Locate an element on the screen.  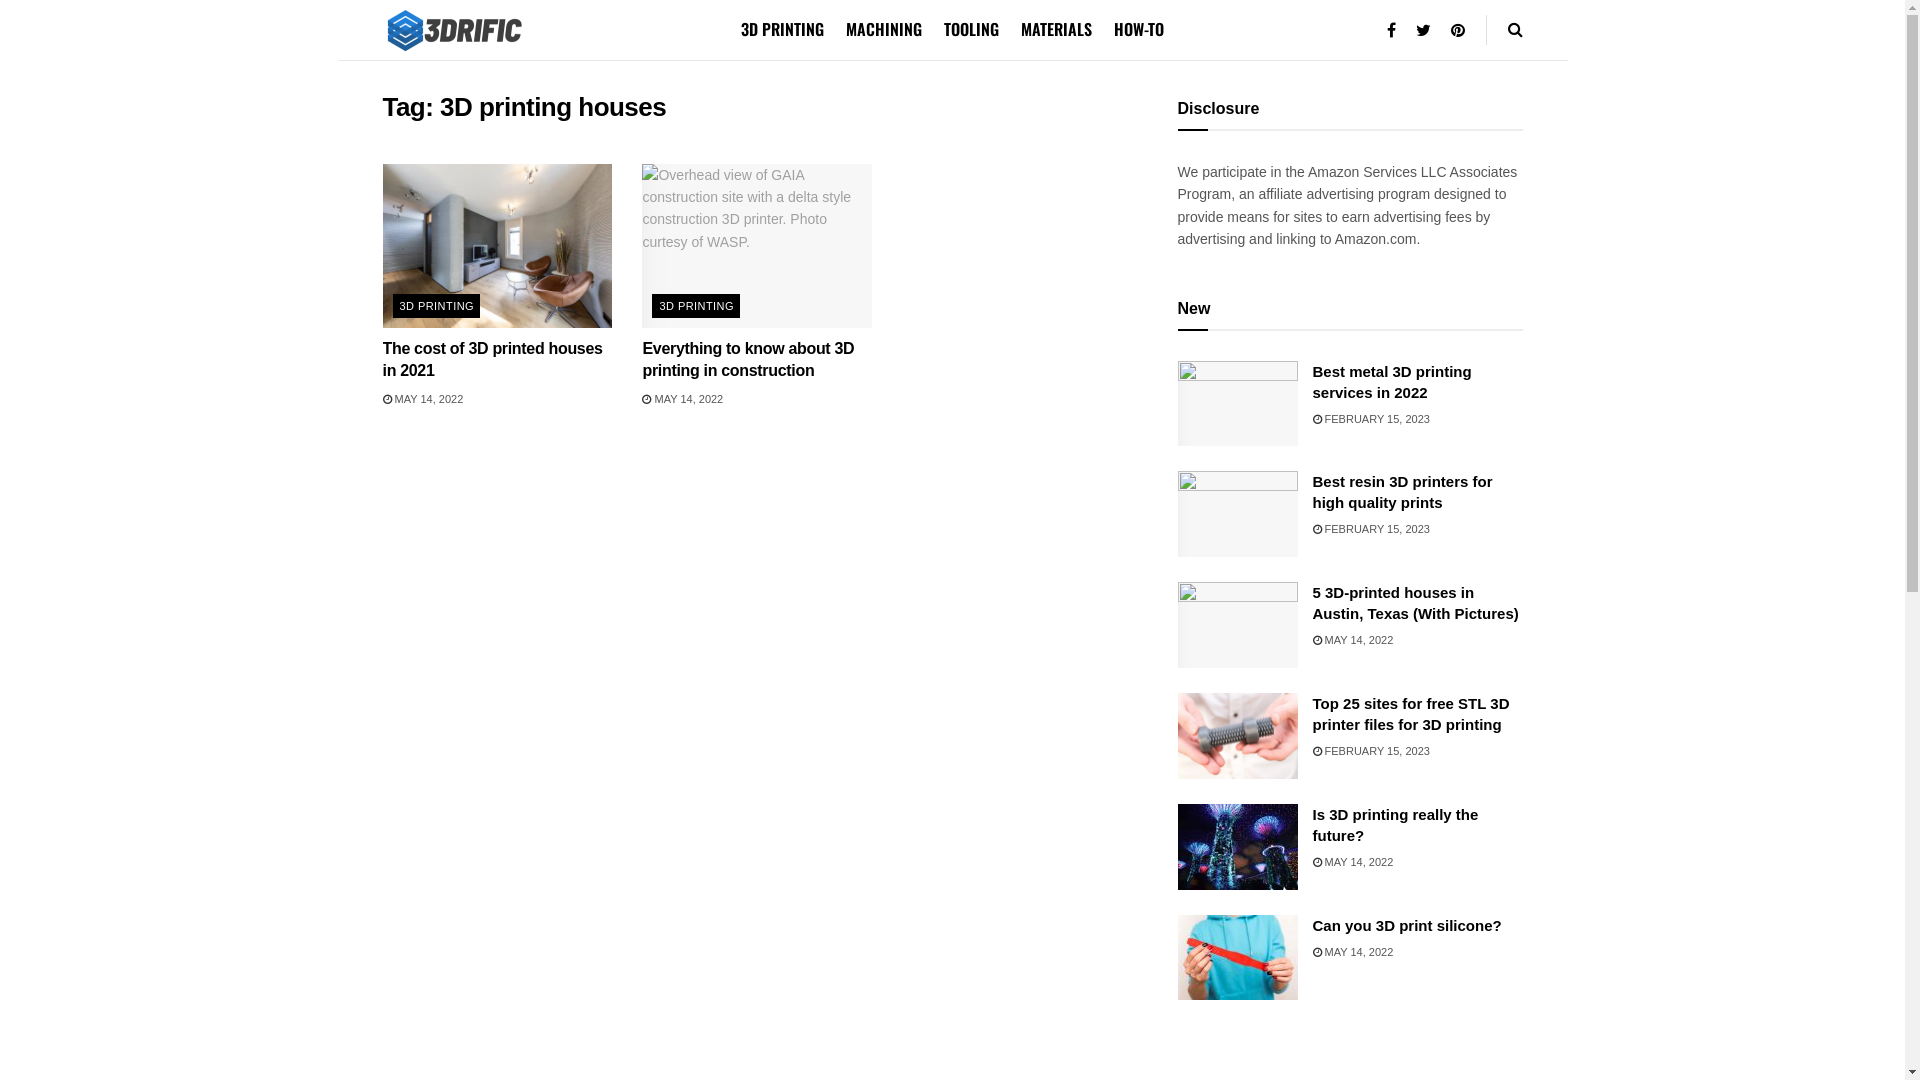
'Everything to know about 3D printing in construction' is located at coordinates (747, 358).